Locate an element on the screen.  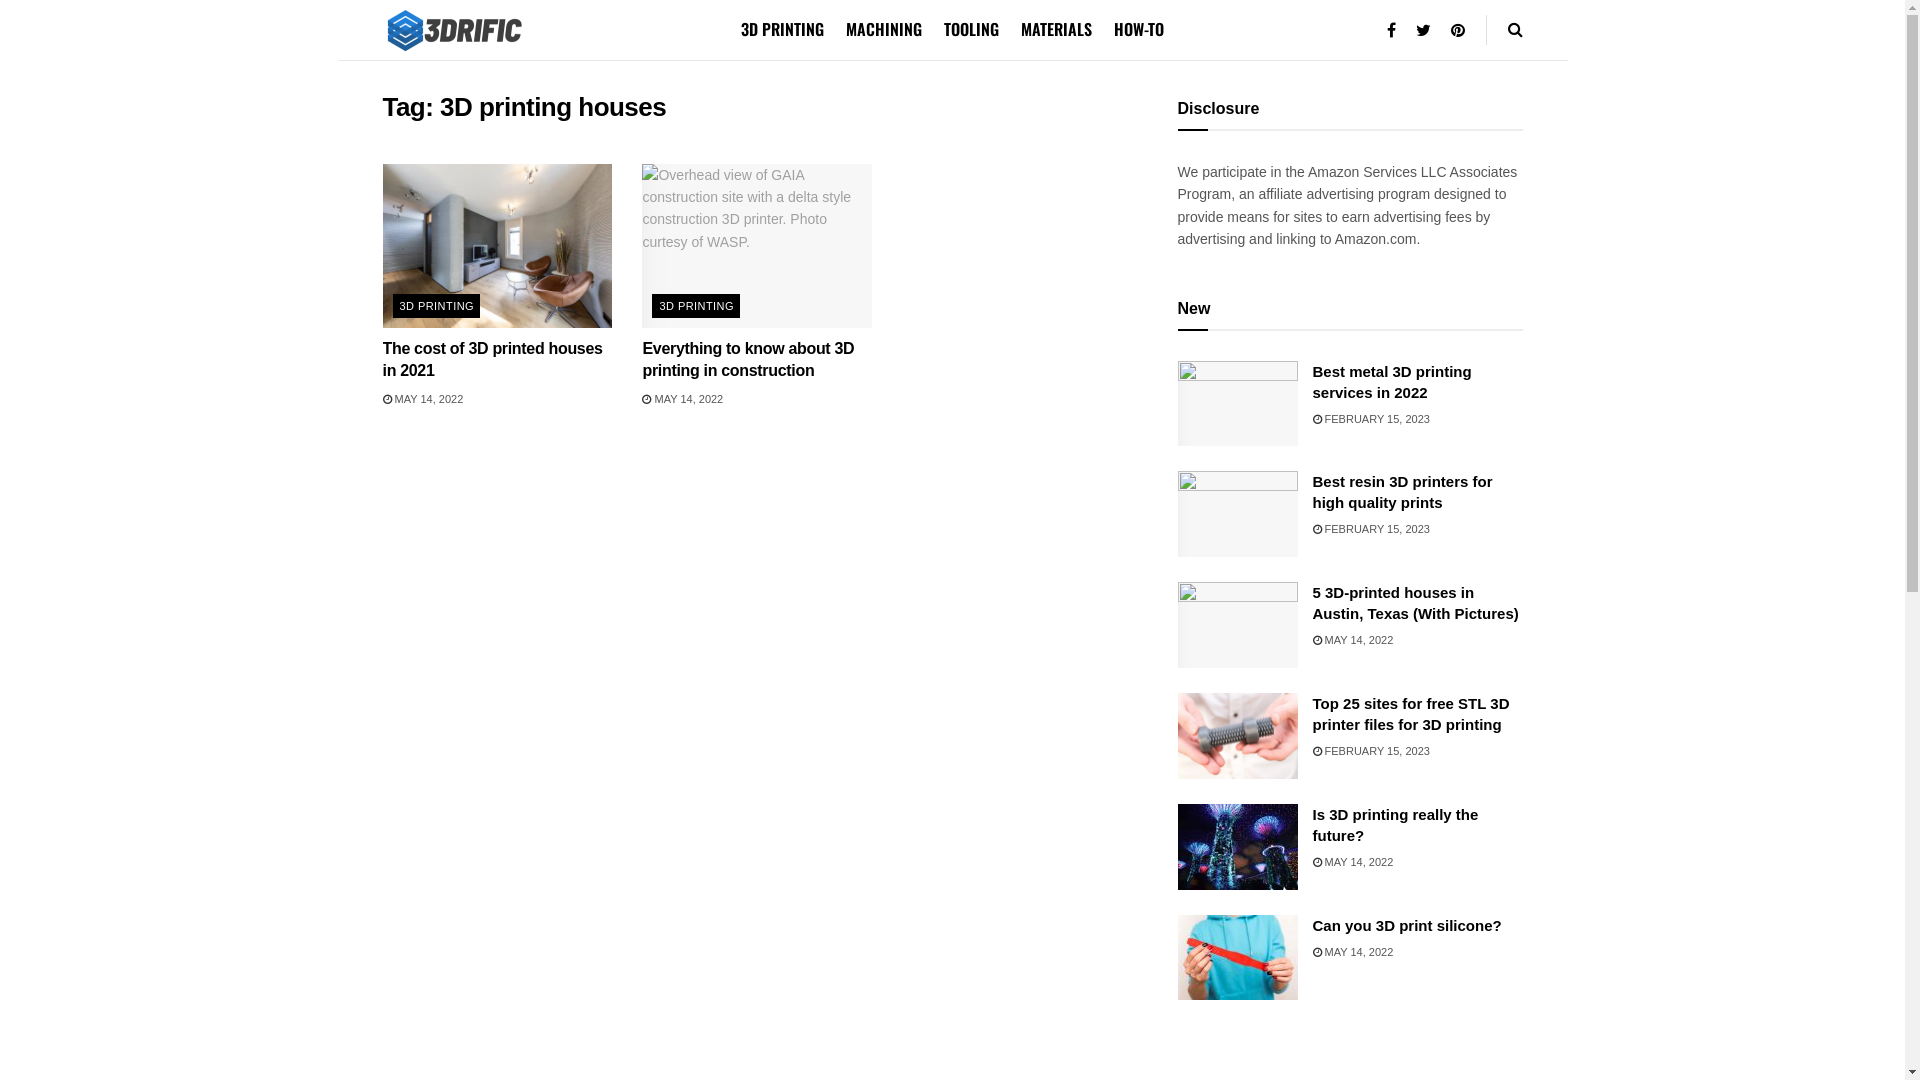
'Everything to know about 3D printing in construction' is located at coordinates (747, 358).